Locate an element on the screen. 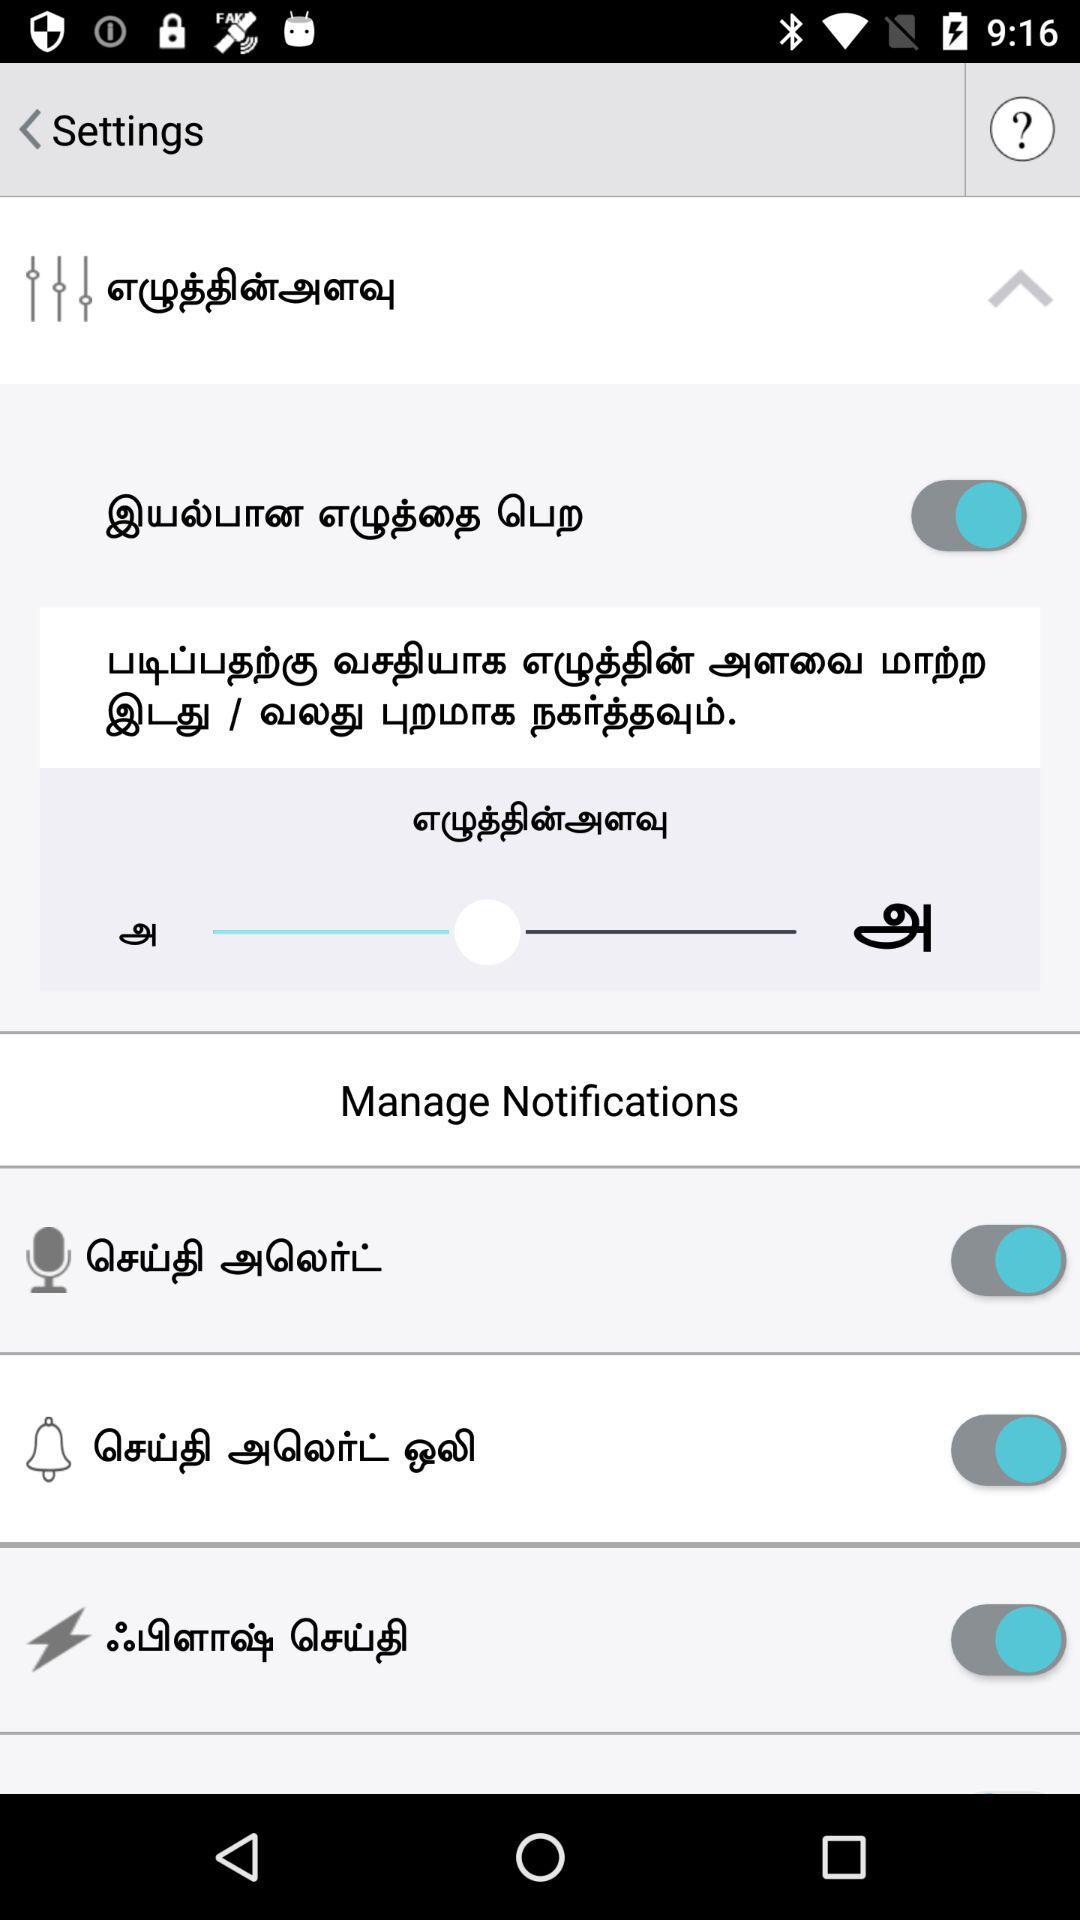 The height and width of the screenshot is (1920, 1080). notifications option is located at coordinates (1008, 1450).